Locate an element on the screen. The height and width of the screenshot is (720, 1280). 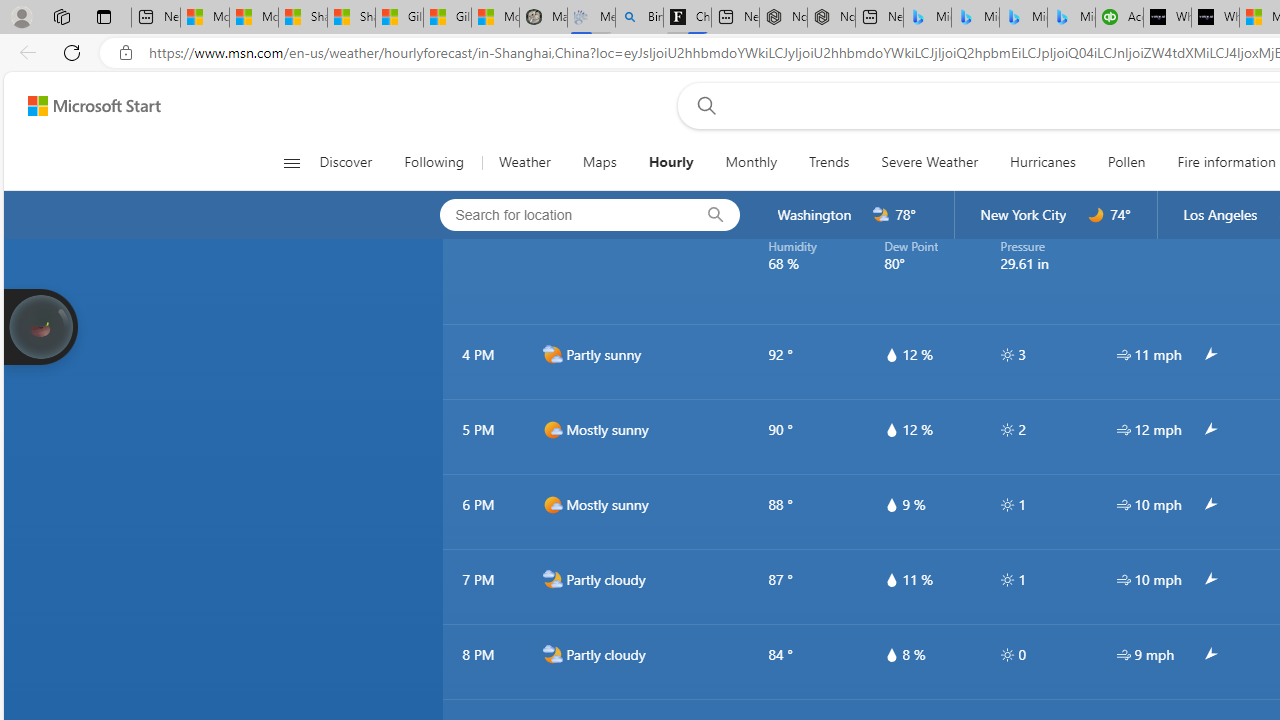
'Hourly' is located at coordinates (671, 162).